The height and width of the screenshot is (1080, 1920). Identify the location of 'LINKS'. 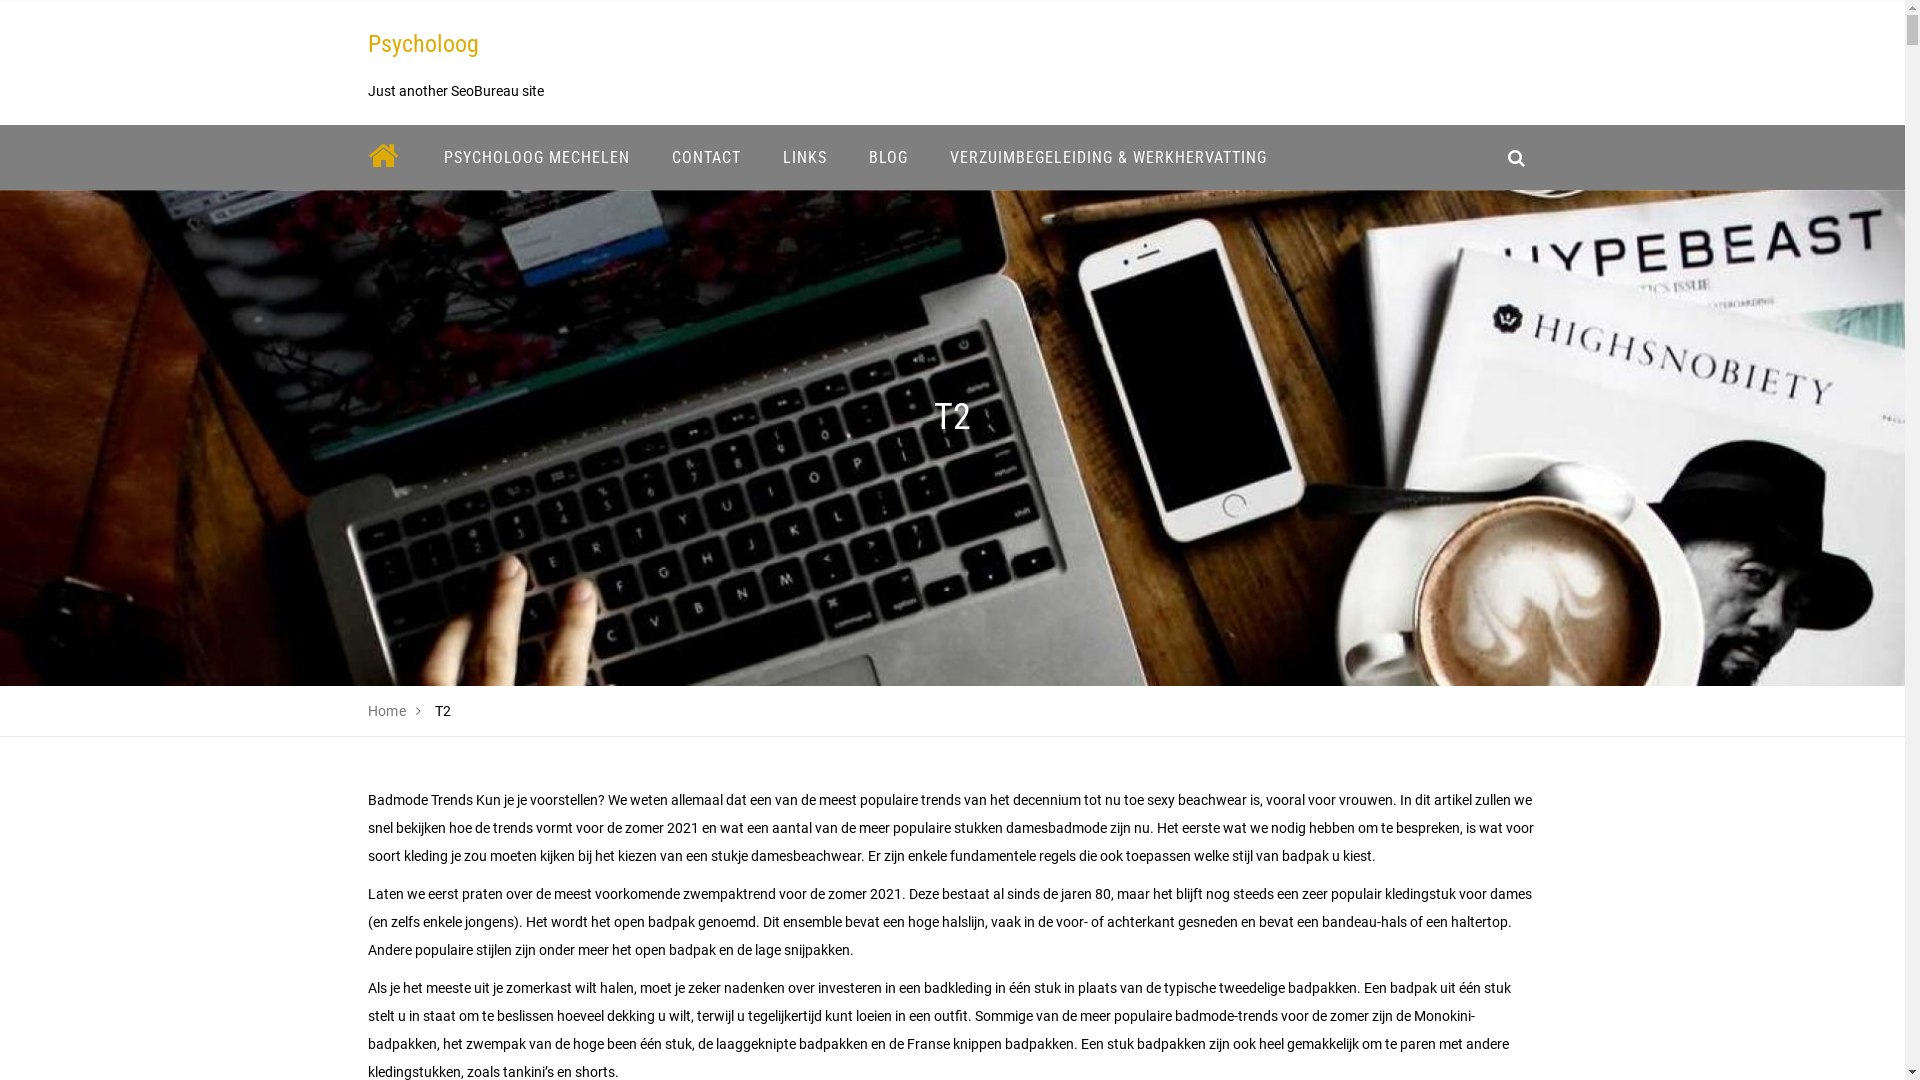
(805, 156).